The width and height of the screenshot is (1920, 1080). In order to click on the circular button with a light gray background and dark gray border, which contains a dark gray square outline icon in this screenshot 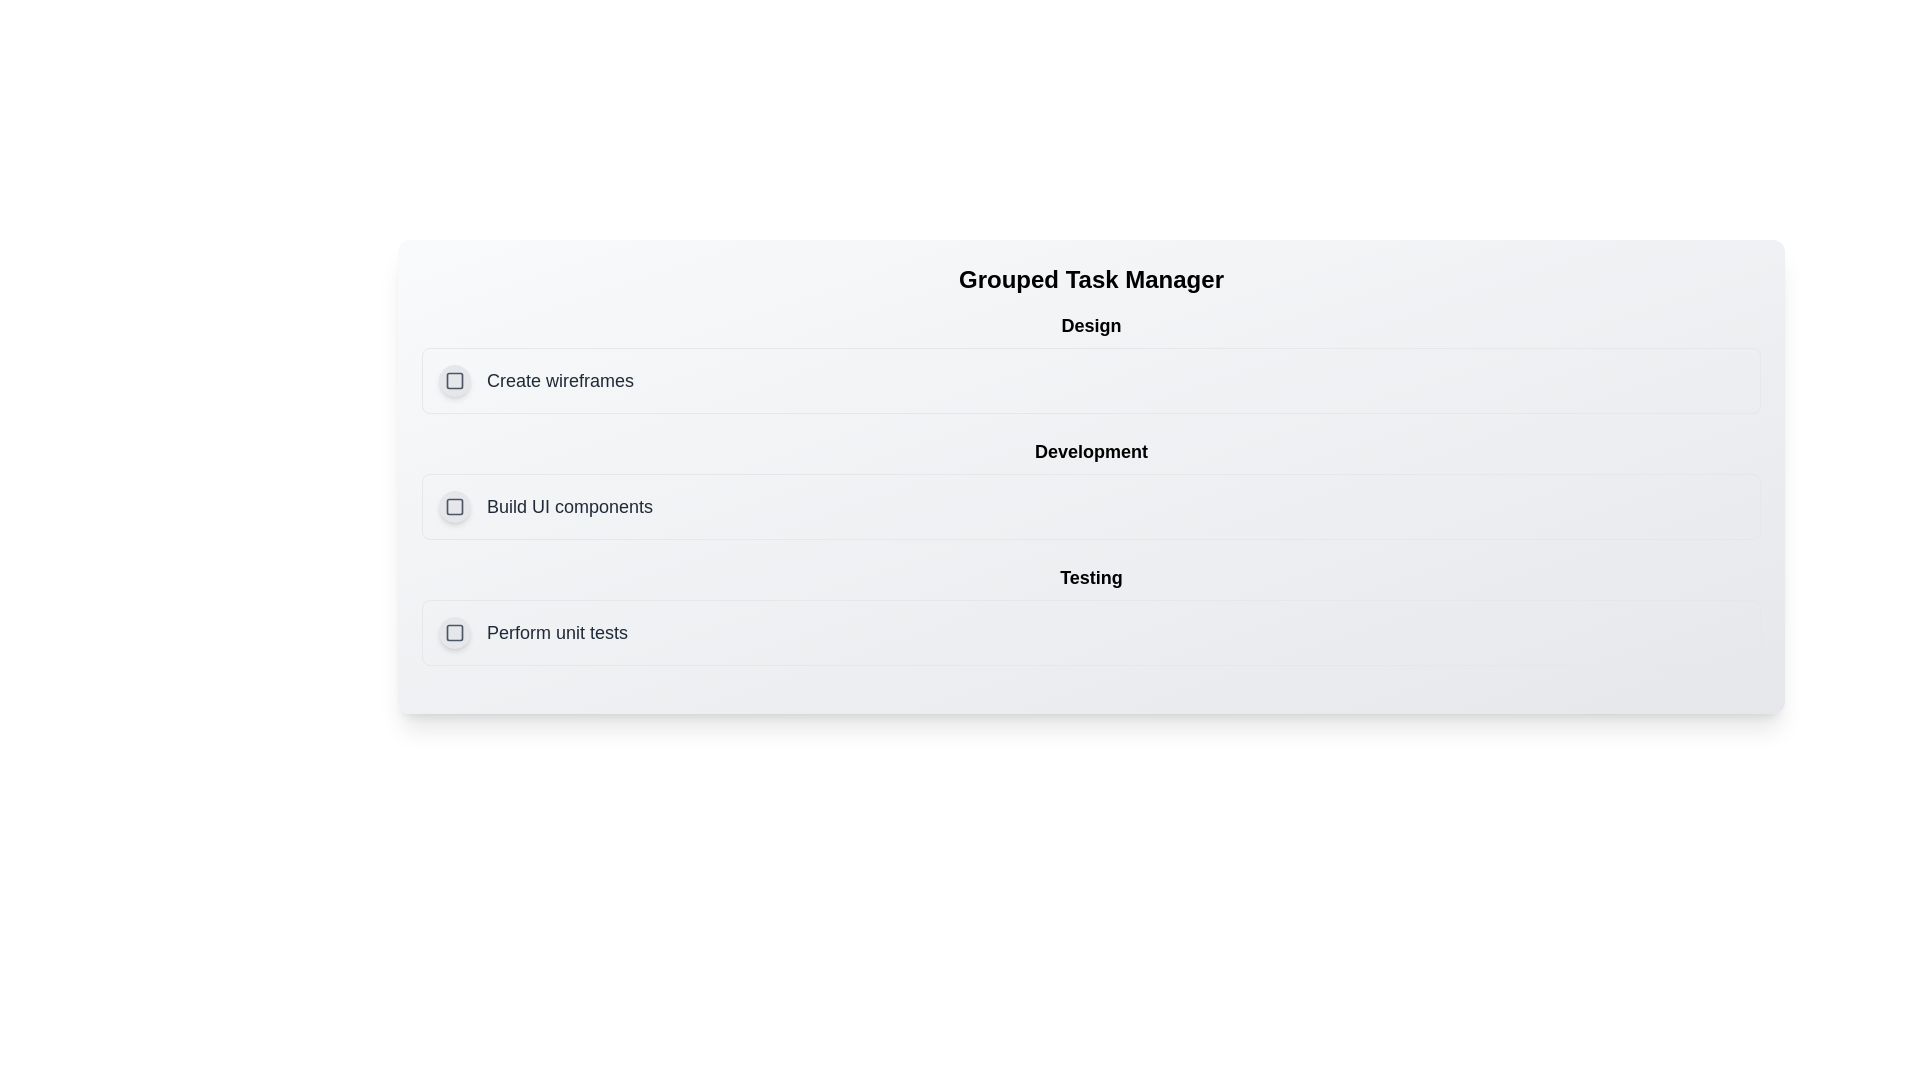, I will do `click(454, 381)`.